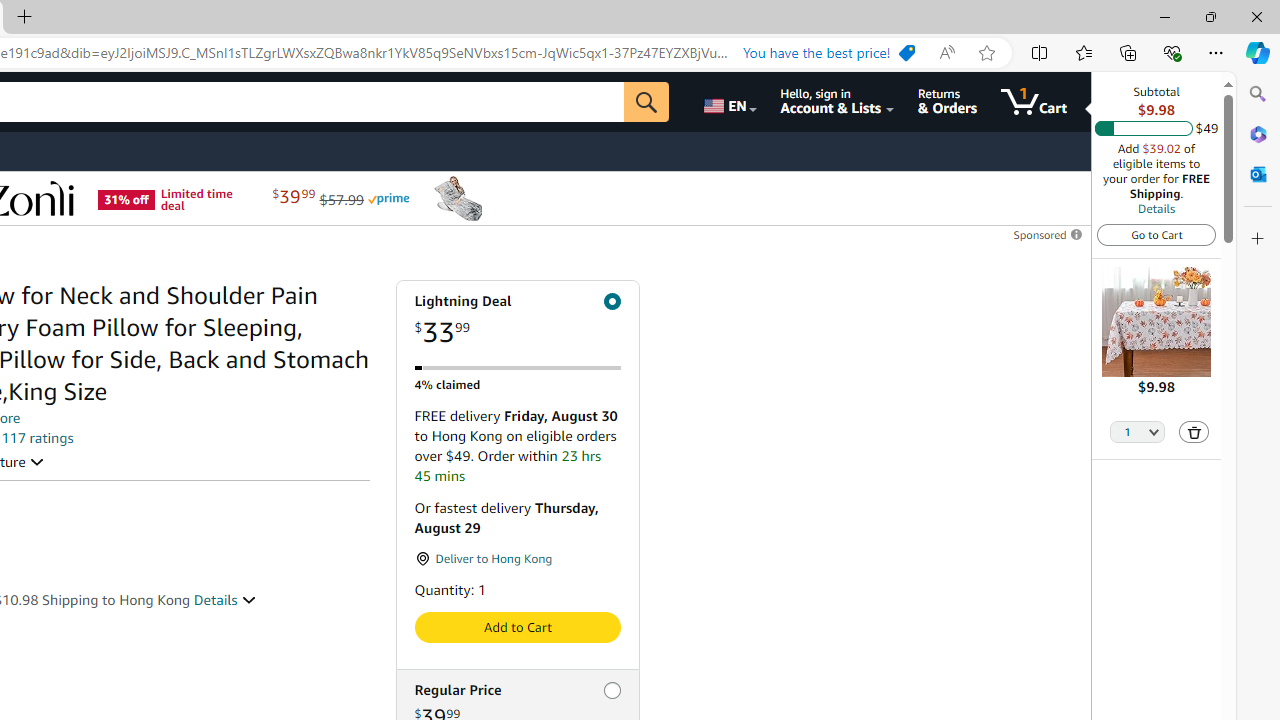 This screenshot has width=1280, height=720. Describe the element at coordinates (828, 52) in the screenshot. I see `'You have the best price!'` at that location.